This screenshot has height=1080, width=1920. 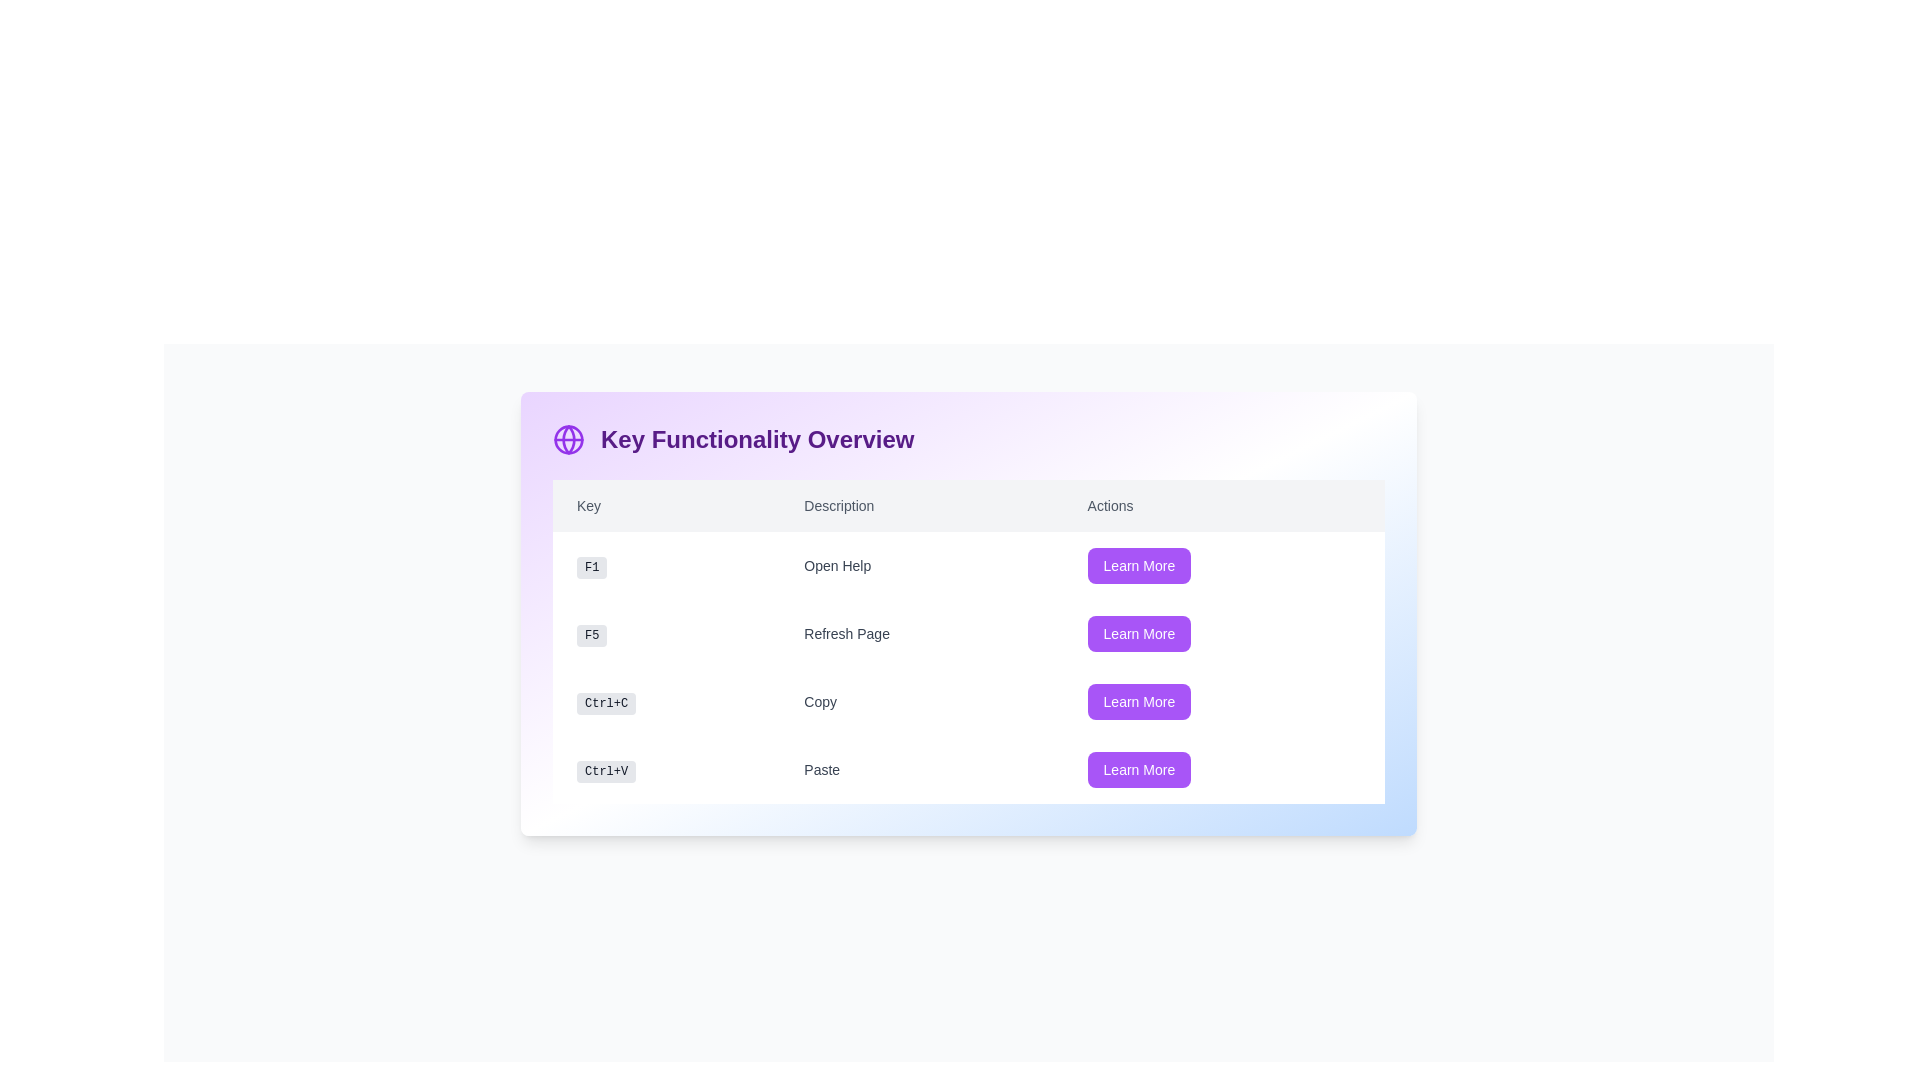 I want to click on the text label styled as a button displaying 'Ctrl+C', which is located in the 'Key' column of a table layout, serving as the third item in the list under the 'Key' column, so click(x=666, y=701).